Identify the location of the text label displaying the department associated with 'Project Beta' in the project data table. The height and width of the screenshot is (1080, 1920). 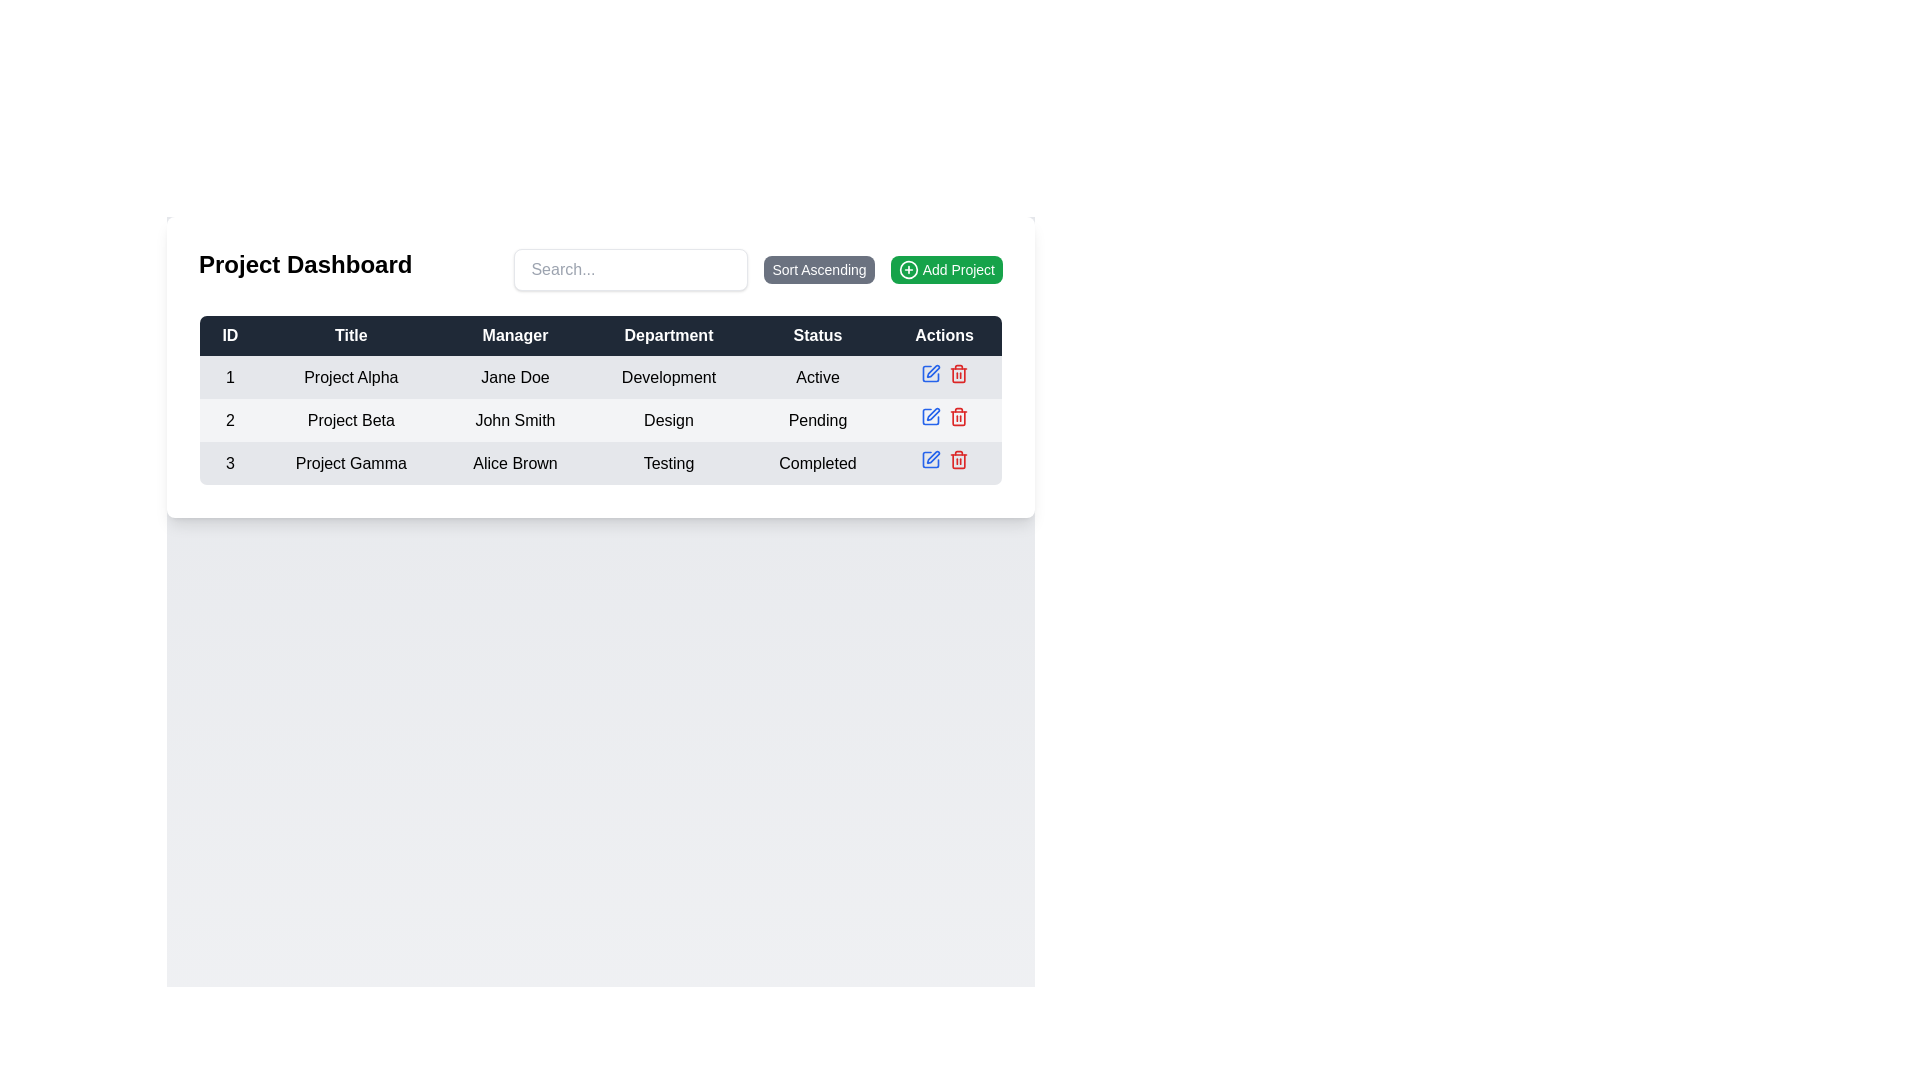
(668, 419).